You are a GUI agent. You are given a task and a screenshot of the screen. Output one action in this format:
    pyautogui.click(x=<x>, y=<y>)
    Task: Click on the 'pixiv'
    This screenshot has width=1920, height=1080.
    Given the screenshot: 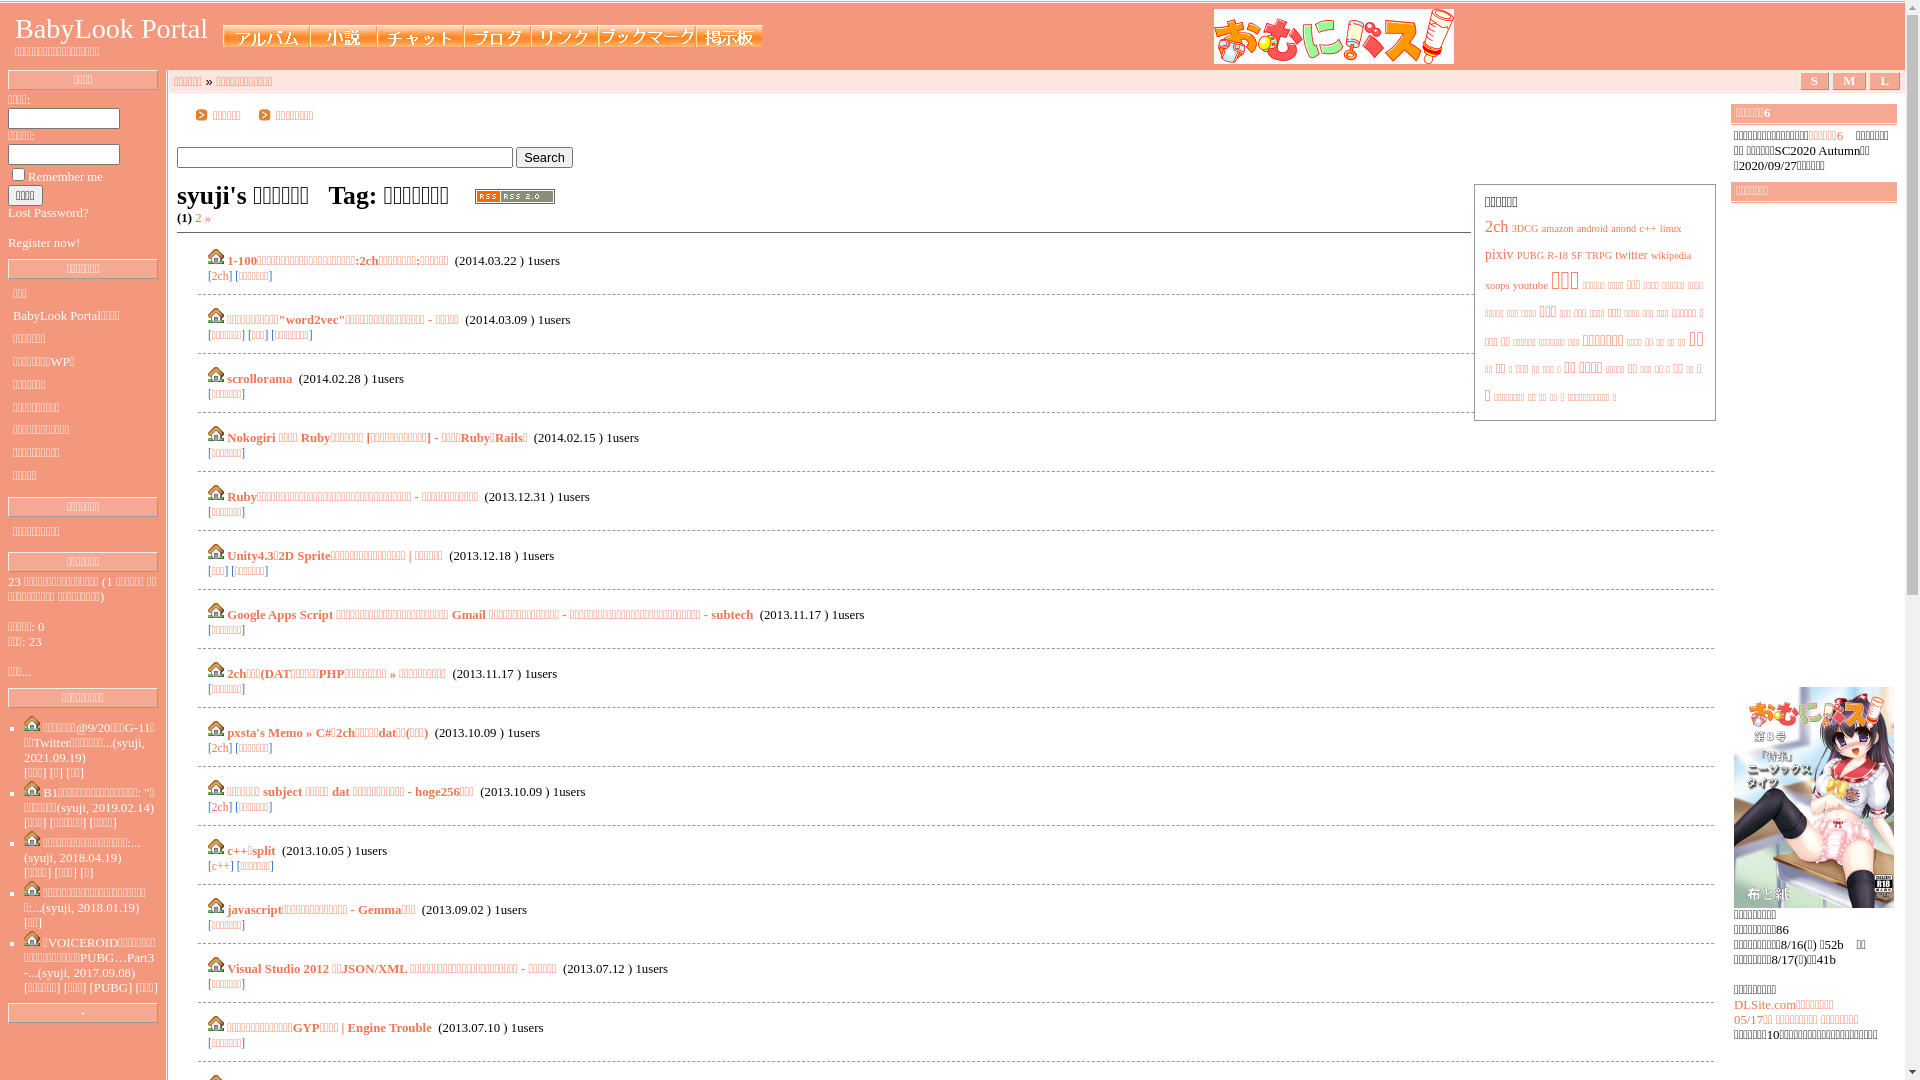 What is the action you would take?
    pyautogui.click(x=1499, y=253)
    